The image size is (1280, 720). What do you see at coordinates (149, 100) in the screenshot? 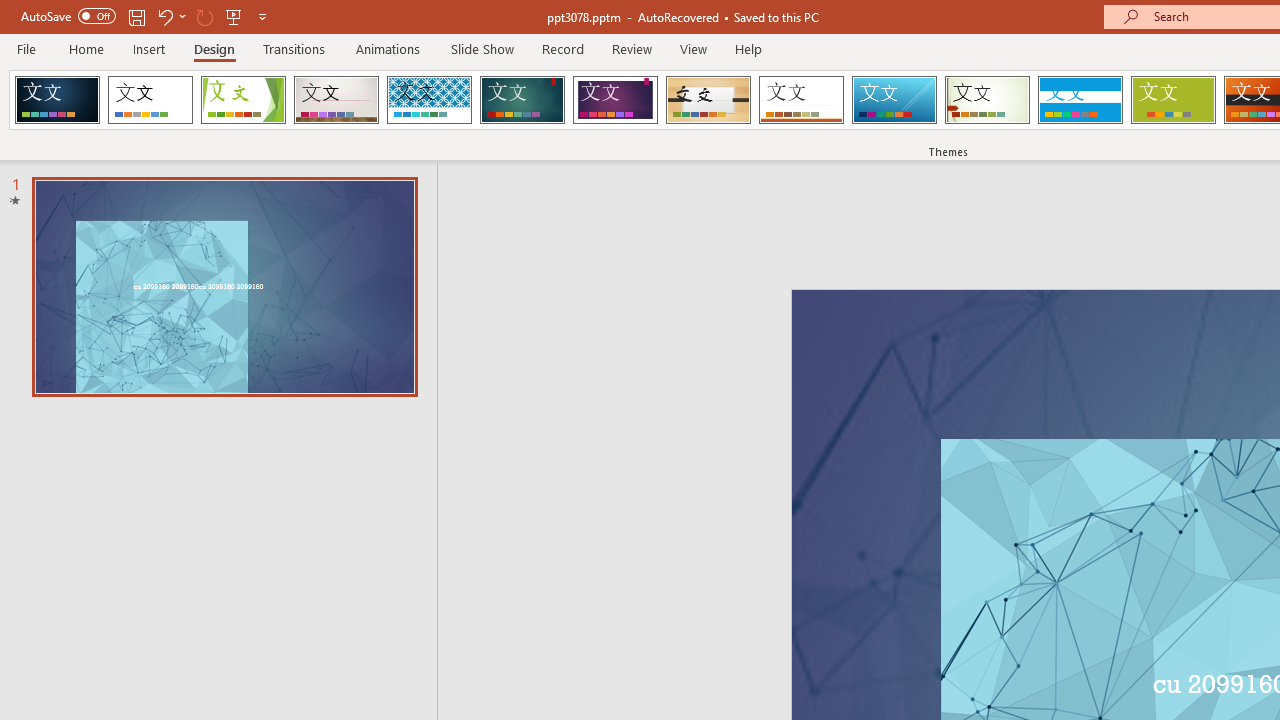
I see `'Office Theme'` at bounding box center [149, 100].